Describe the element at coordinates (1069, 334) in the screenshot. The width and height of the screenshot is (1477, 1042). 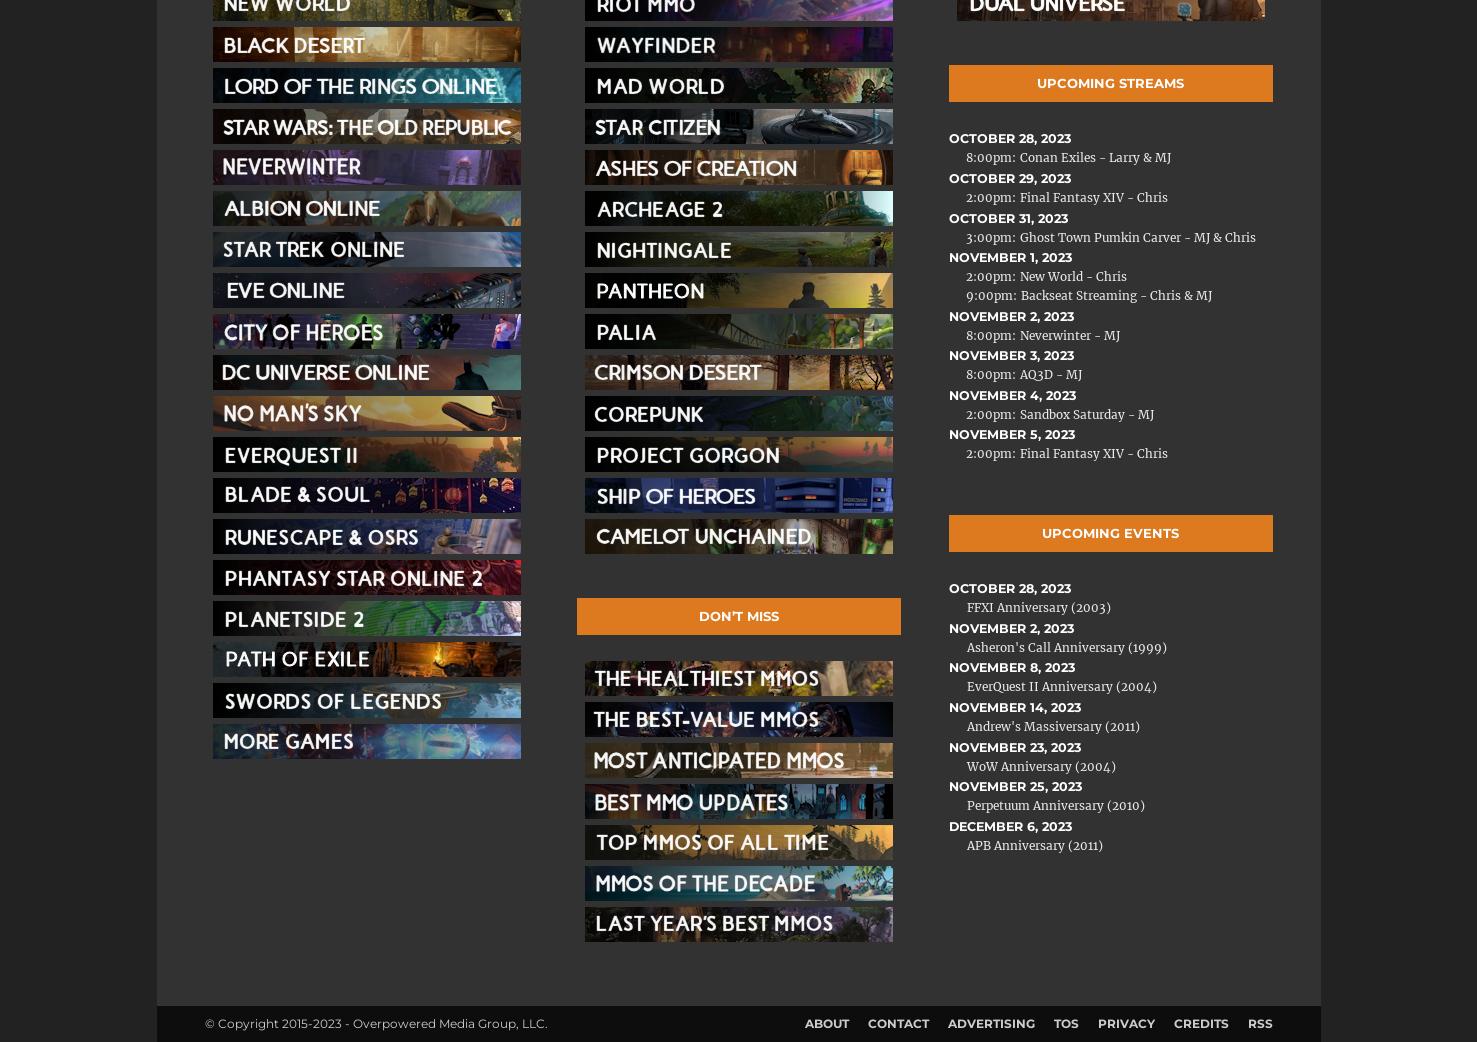
I see `'Neverwinter - MJ'` at that location.